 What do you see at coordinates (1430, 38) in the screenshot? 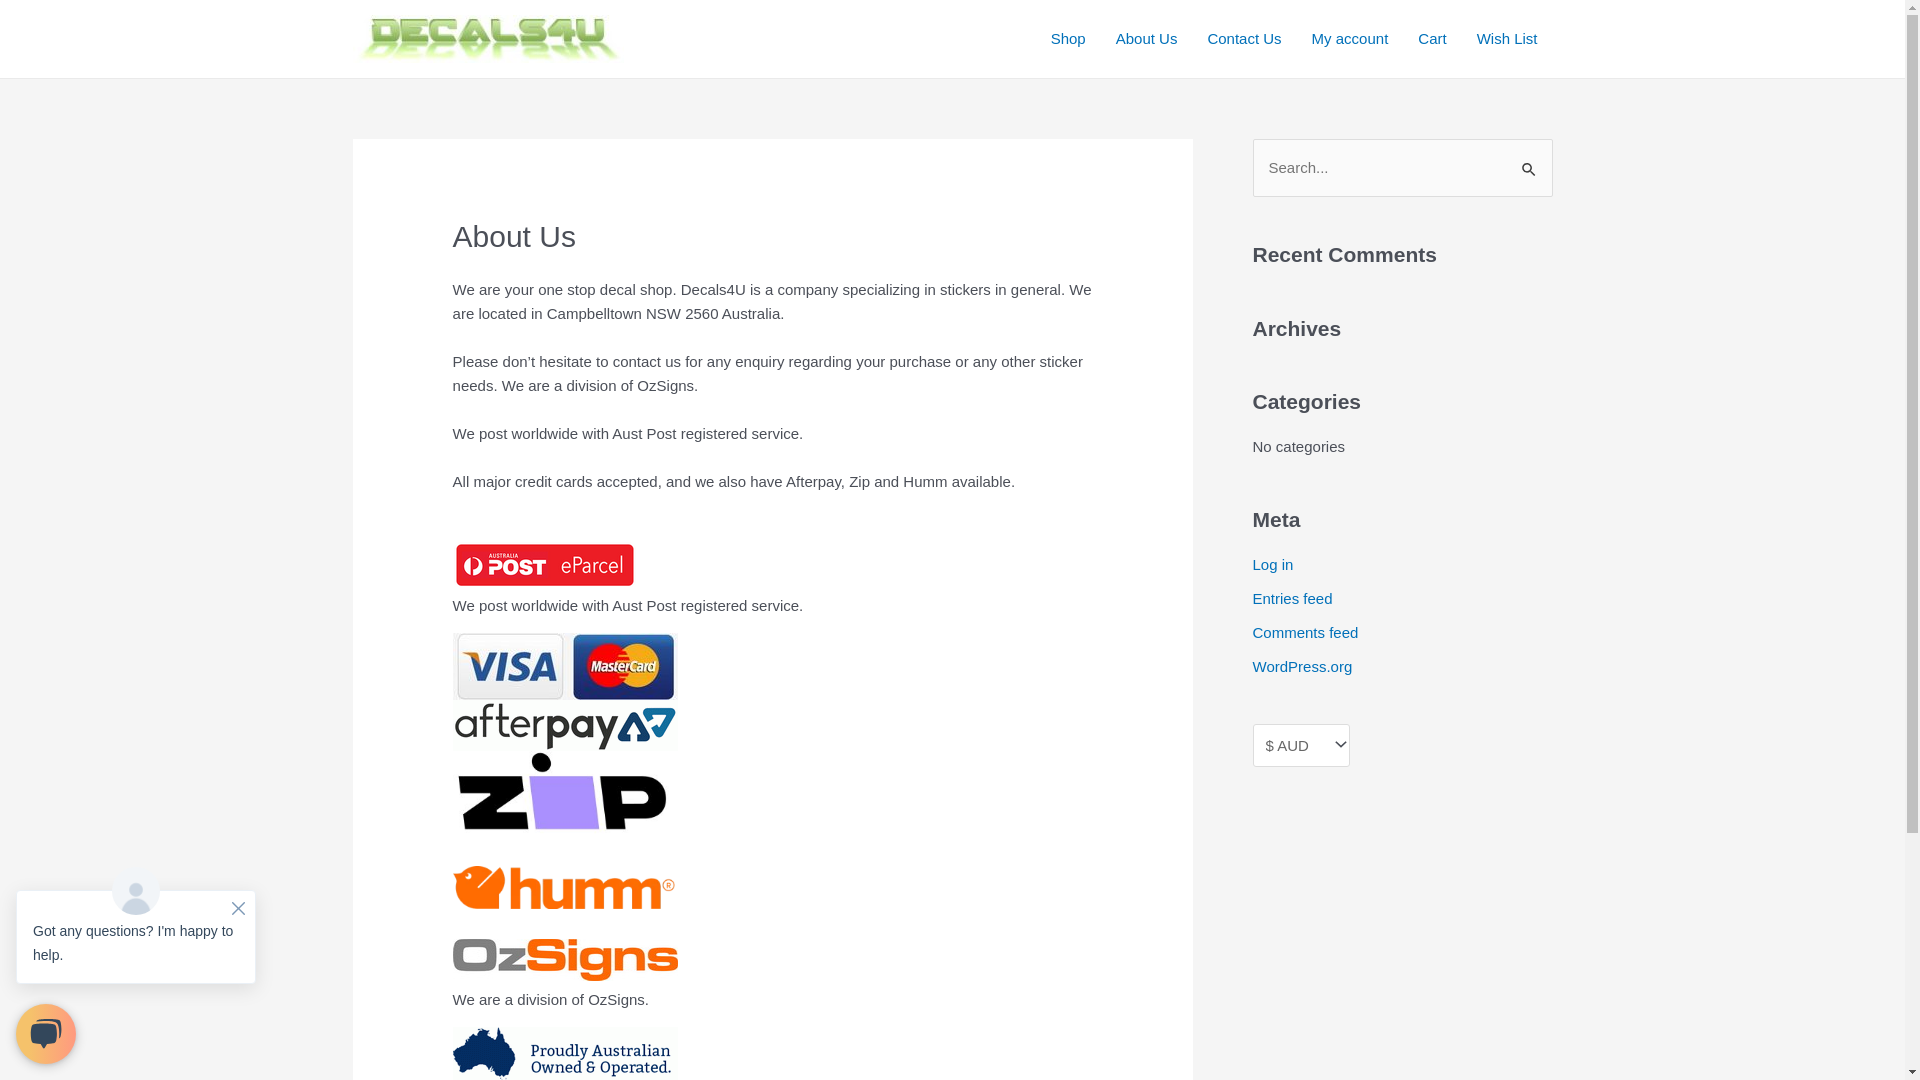
I see `'Cart'` at bounding box center [1430, 38].